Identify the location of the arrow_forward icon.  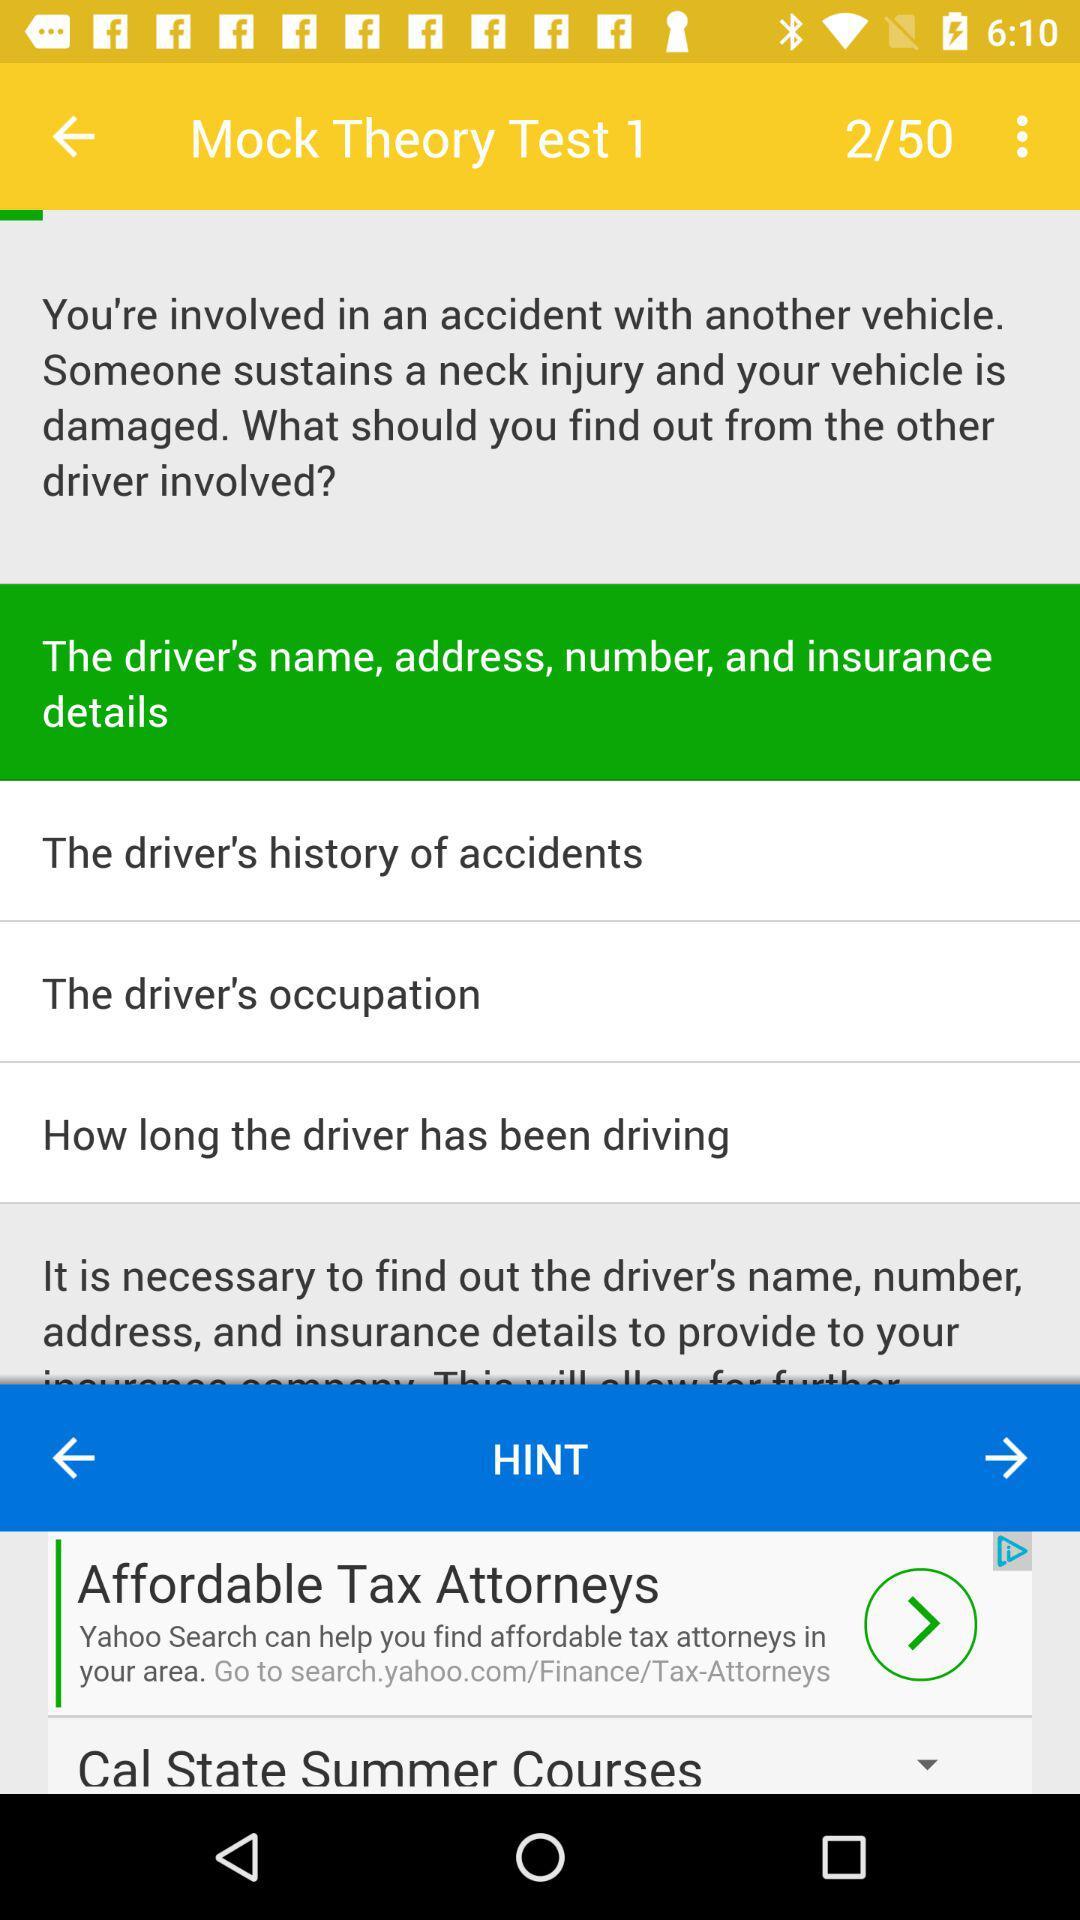
(1006, 1458).